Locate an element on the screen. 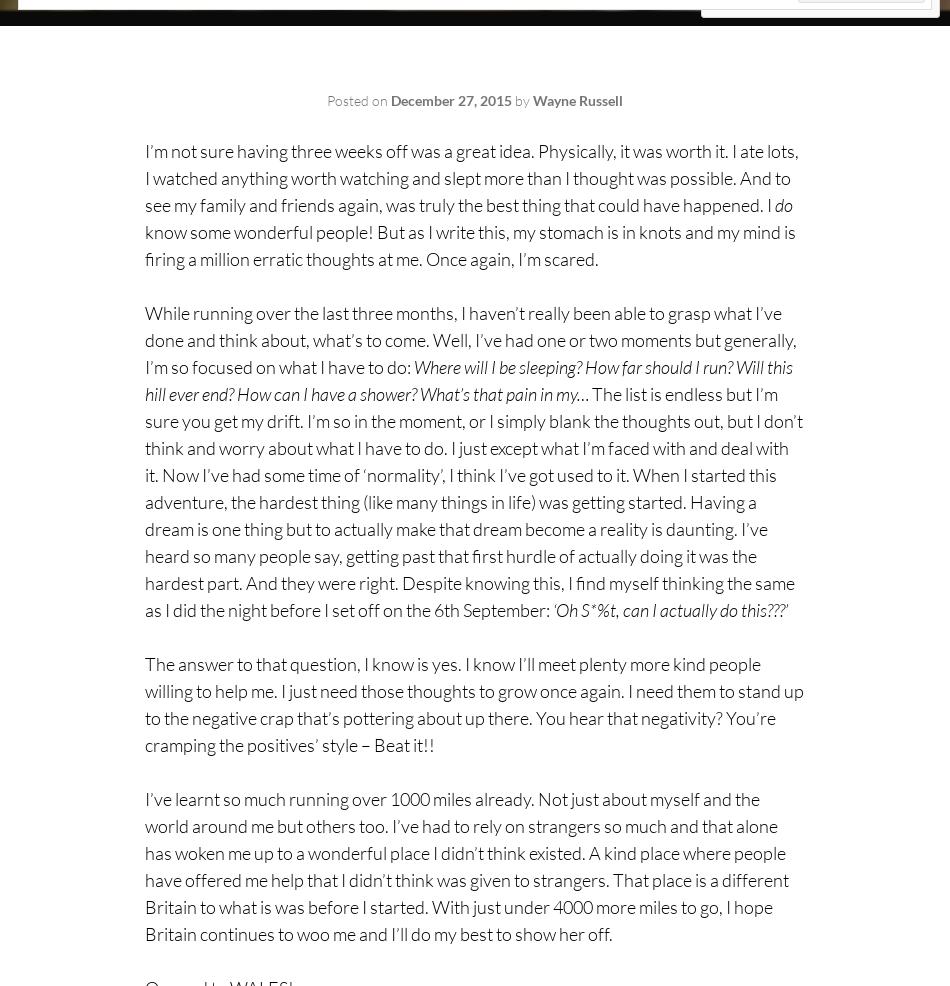 The height and width of the screenshot is (986, 950). 'The list is endless but I’m sure you get my drift. I’m so in the moment, or I simply blank the thoughts out, but I don’t think and worry about what I have to do. I just except what I’m faced with and deal with it. Now I’ve had some time of ‘normality’, I think I’ve got used to it. When I started this adventure, the hardest thing (like many things in life) was getting started. Having a dream is one thing but to actually make that dream become a reality is daunting. I’ve heard so many people say, getting past that first hurdle of actually doing it was the hardest part. And they were right. Despite knowing this, I find myself thinking the same as I did the night before I set off on the 6th September:' is located at coordinates (144, 500).